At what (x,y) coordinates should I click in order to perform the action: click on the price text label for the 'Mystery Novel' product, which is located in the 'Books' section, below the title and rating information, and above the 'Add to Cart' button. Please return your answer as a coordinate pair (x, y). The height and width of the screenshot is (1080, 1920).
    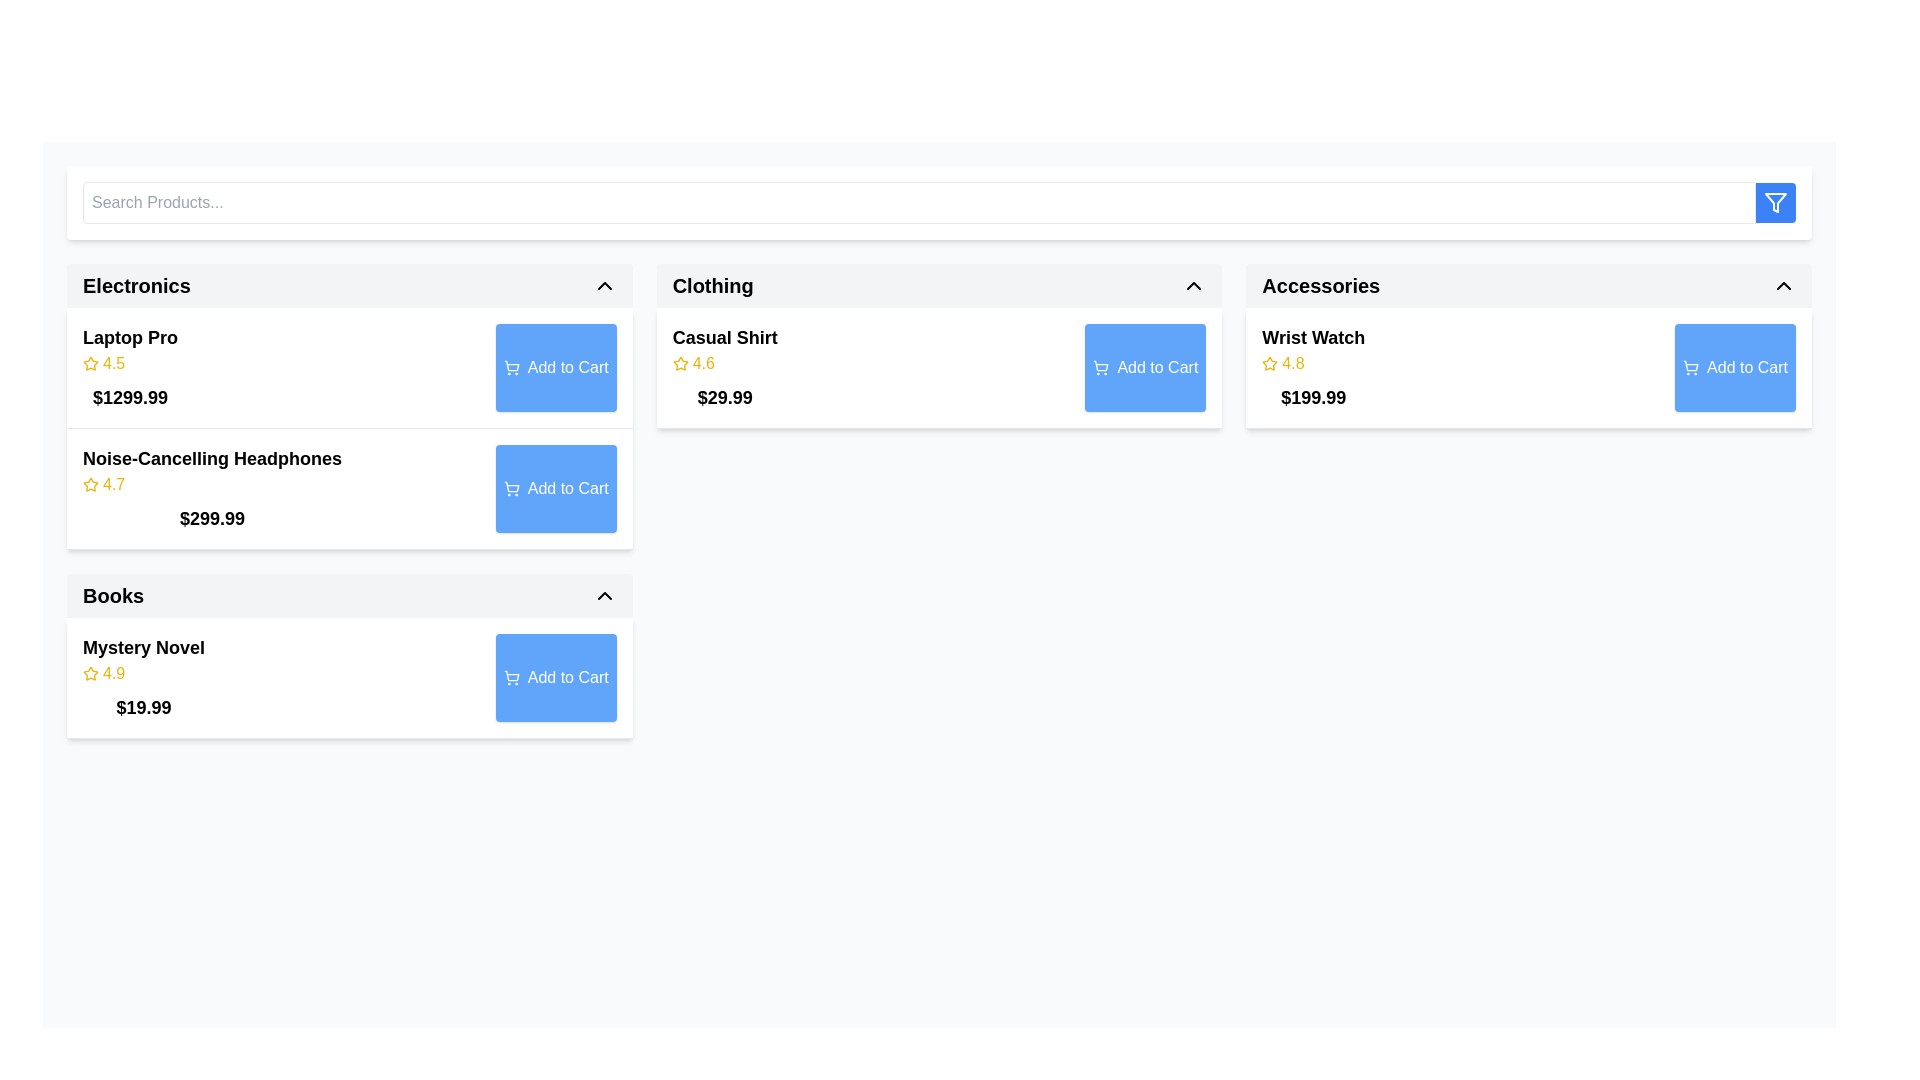
    Looking at the image, I should click on (143, 707).